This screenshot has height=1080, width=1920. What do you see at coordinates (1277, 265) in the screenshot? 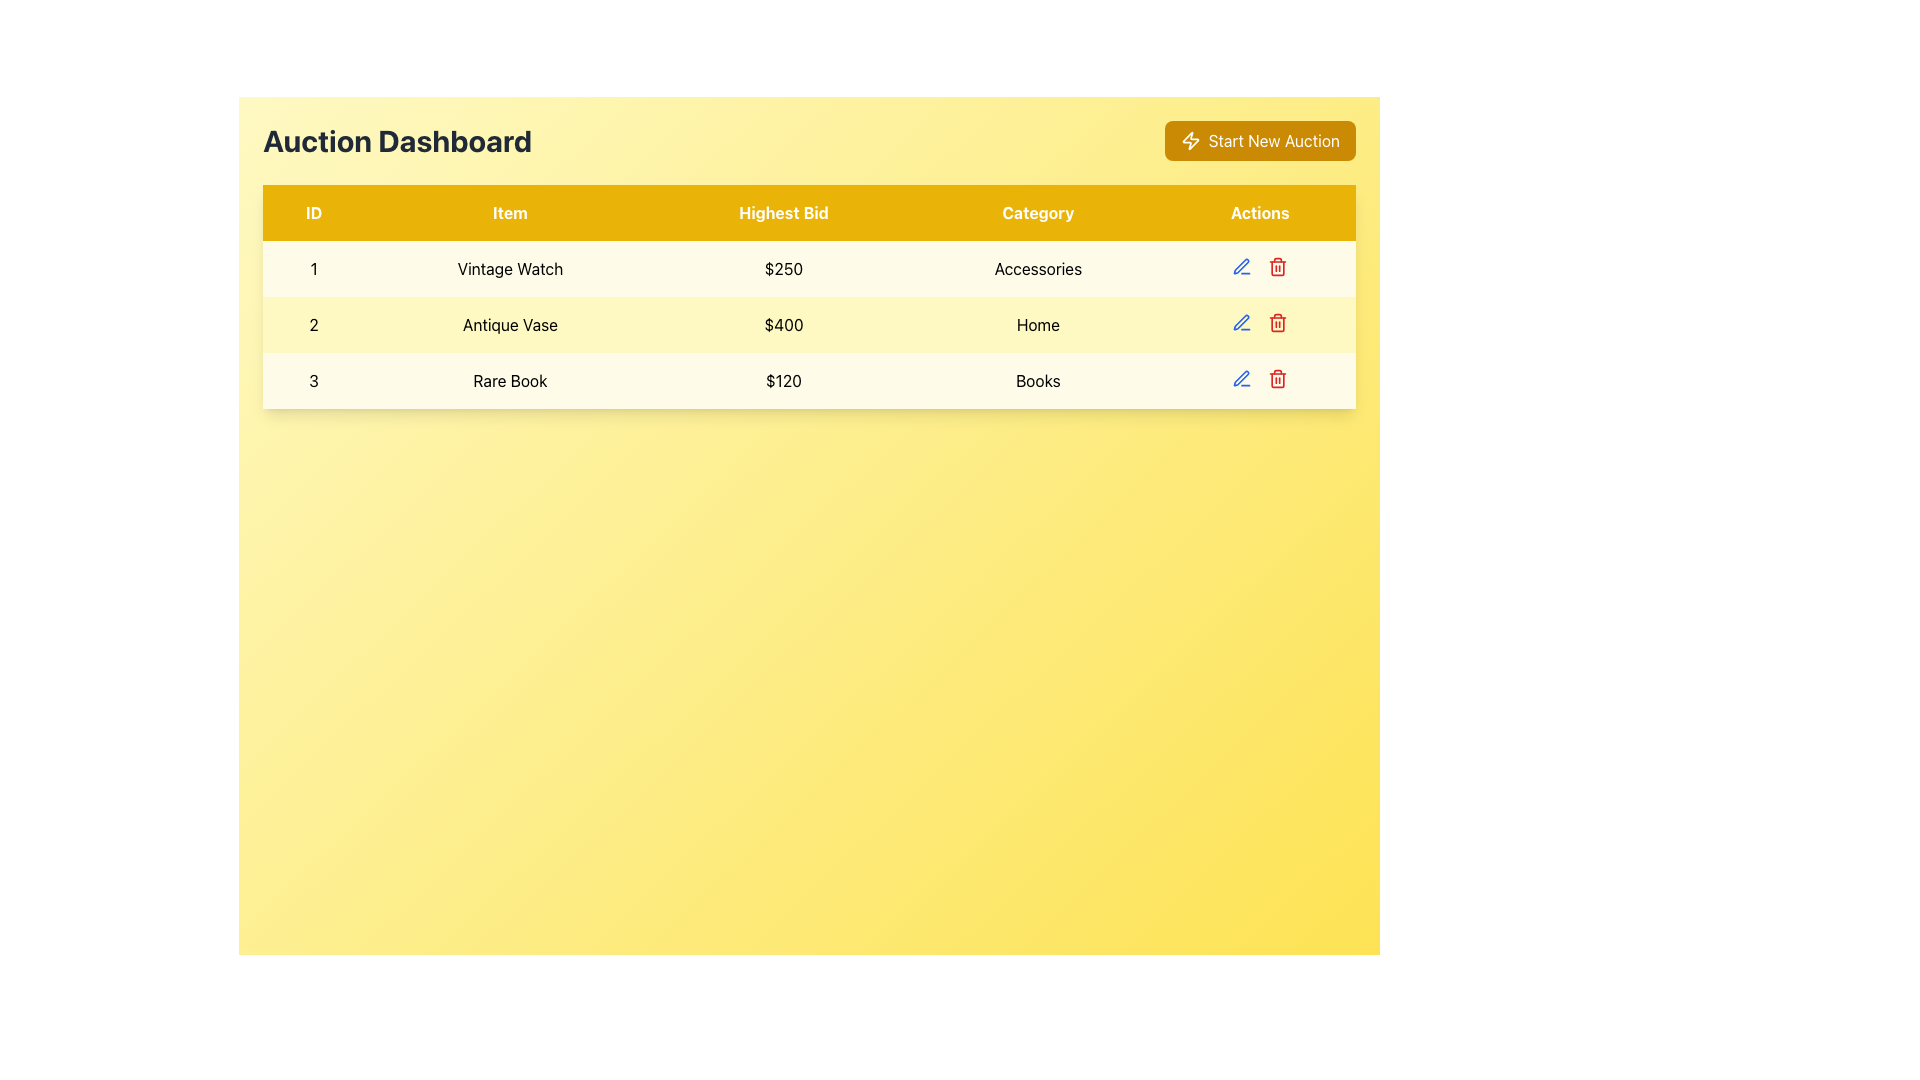
I see `the trash can icon in the 'Actions' column of the first row on the 'Auction Dashboard'` at bounding box center [1277, 265].